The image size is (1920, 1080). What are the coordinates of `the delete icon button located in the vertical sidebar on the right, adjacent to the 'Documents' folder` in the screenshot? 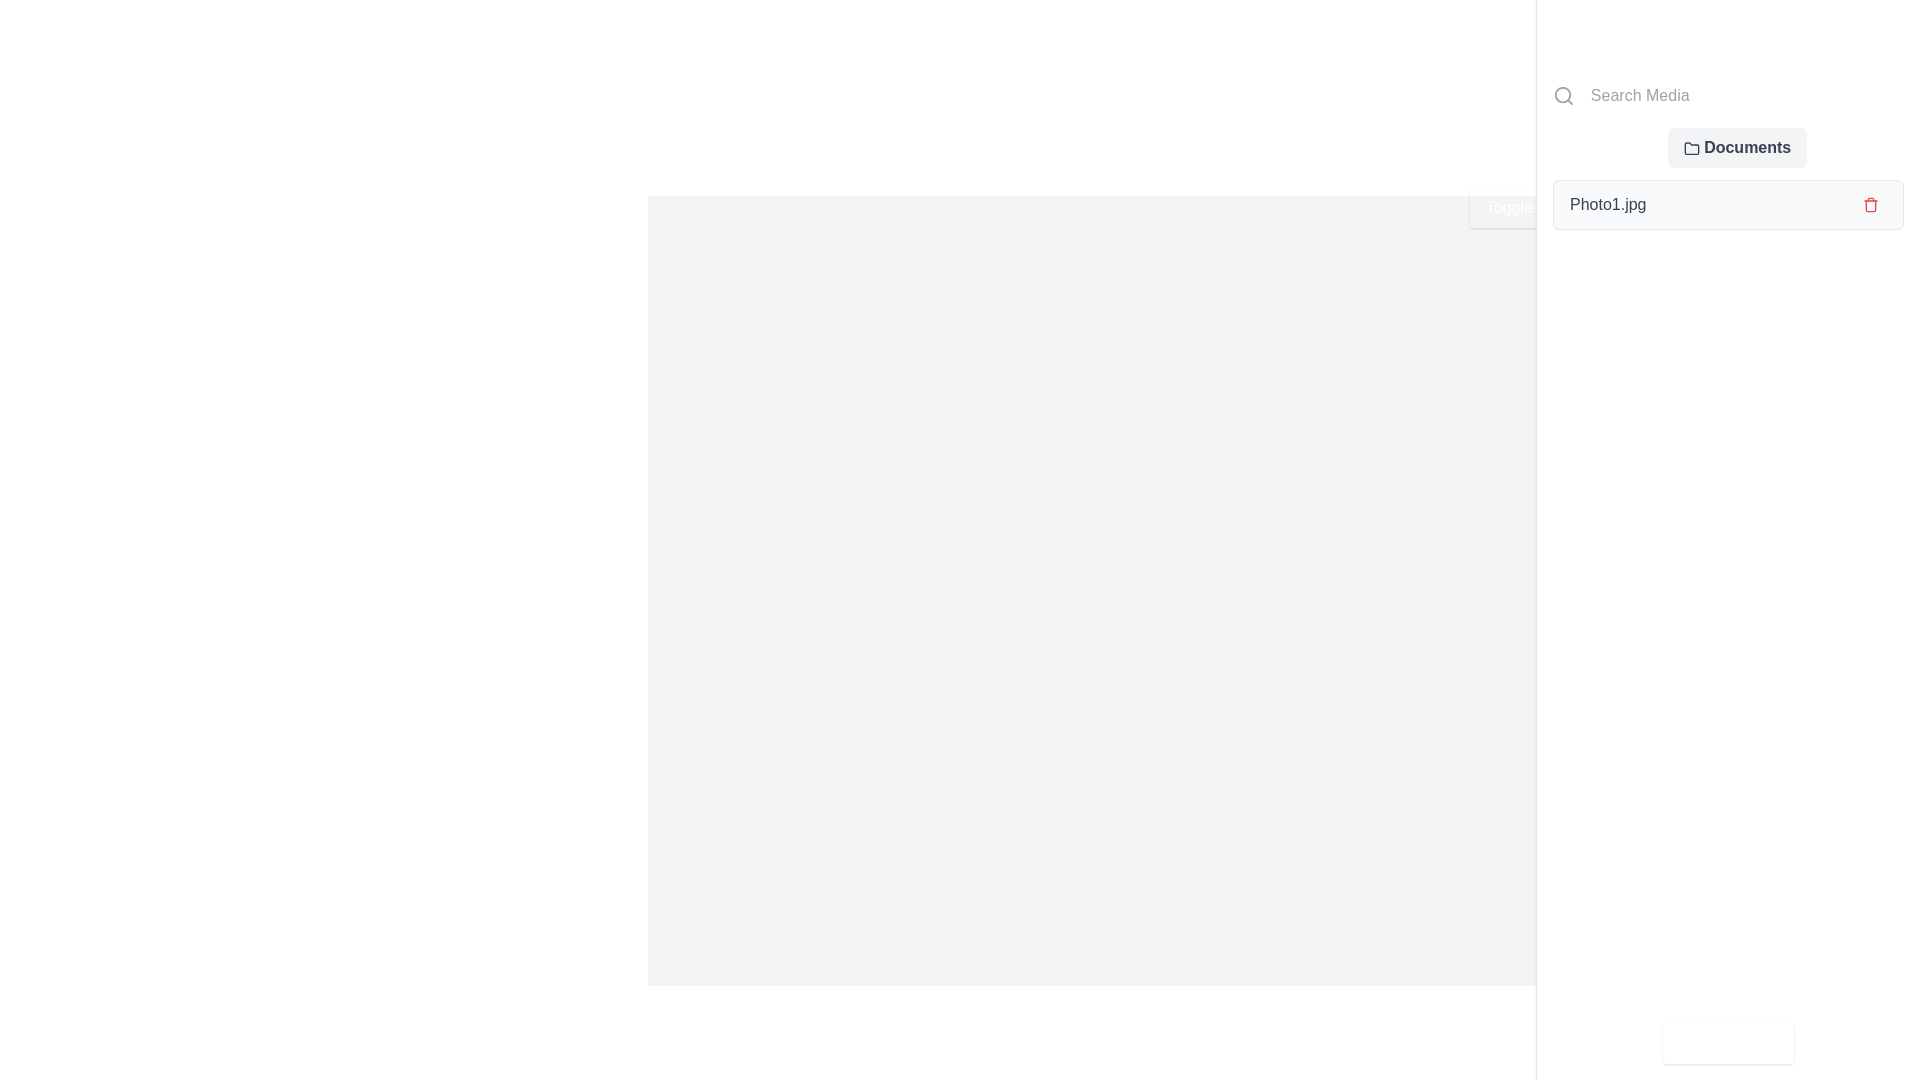 It's located at (1870, 204).